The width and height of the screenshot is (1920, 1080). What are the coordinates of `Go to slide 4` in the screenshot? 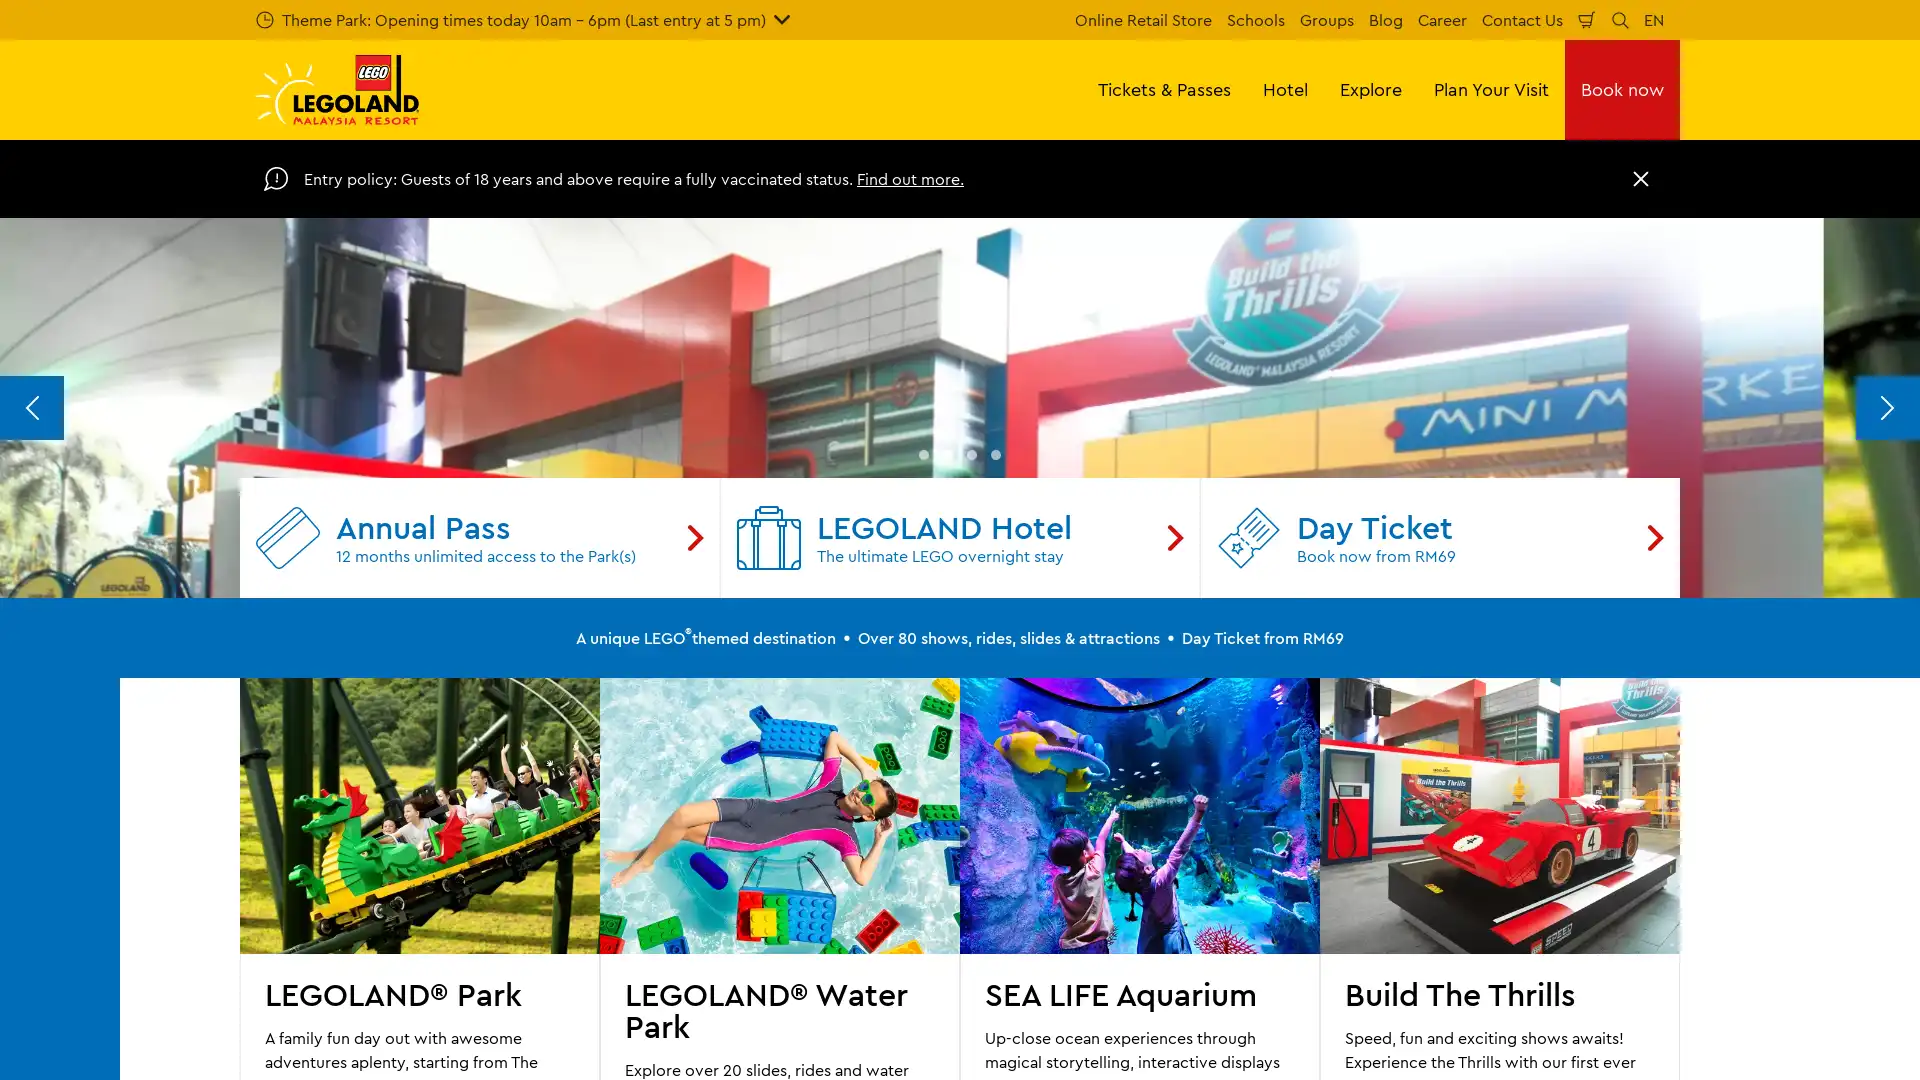 It's located at (996, 852).